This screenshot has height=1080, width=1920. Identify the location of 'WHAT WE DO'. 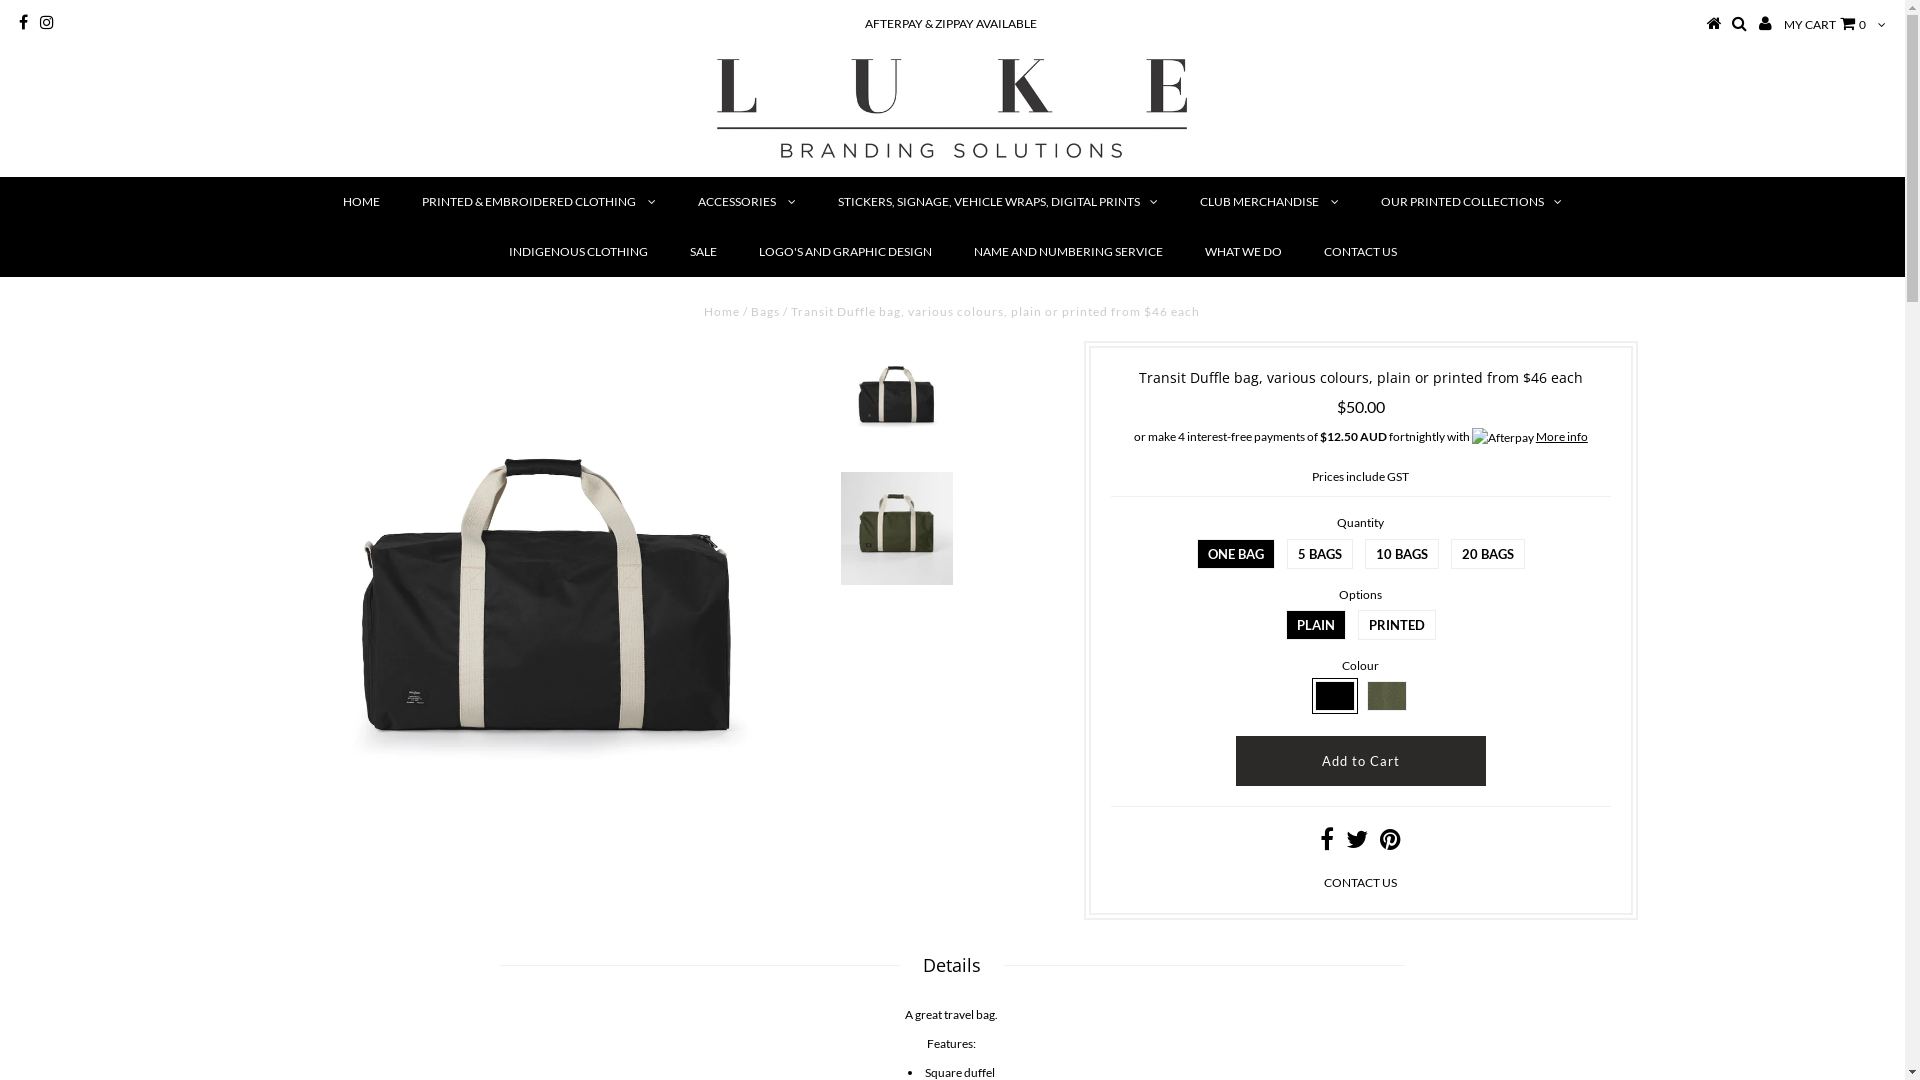
(1241, 250).